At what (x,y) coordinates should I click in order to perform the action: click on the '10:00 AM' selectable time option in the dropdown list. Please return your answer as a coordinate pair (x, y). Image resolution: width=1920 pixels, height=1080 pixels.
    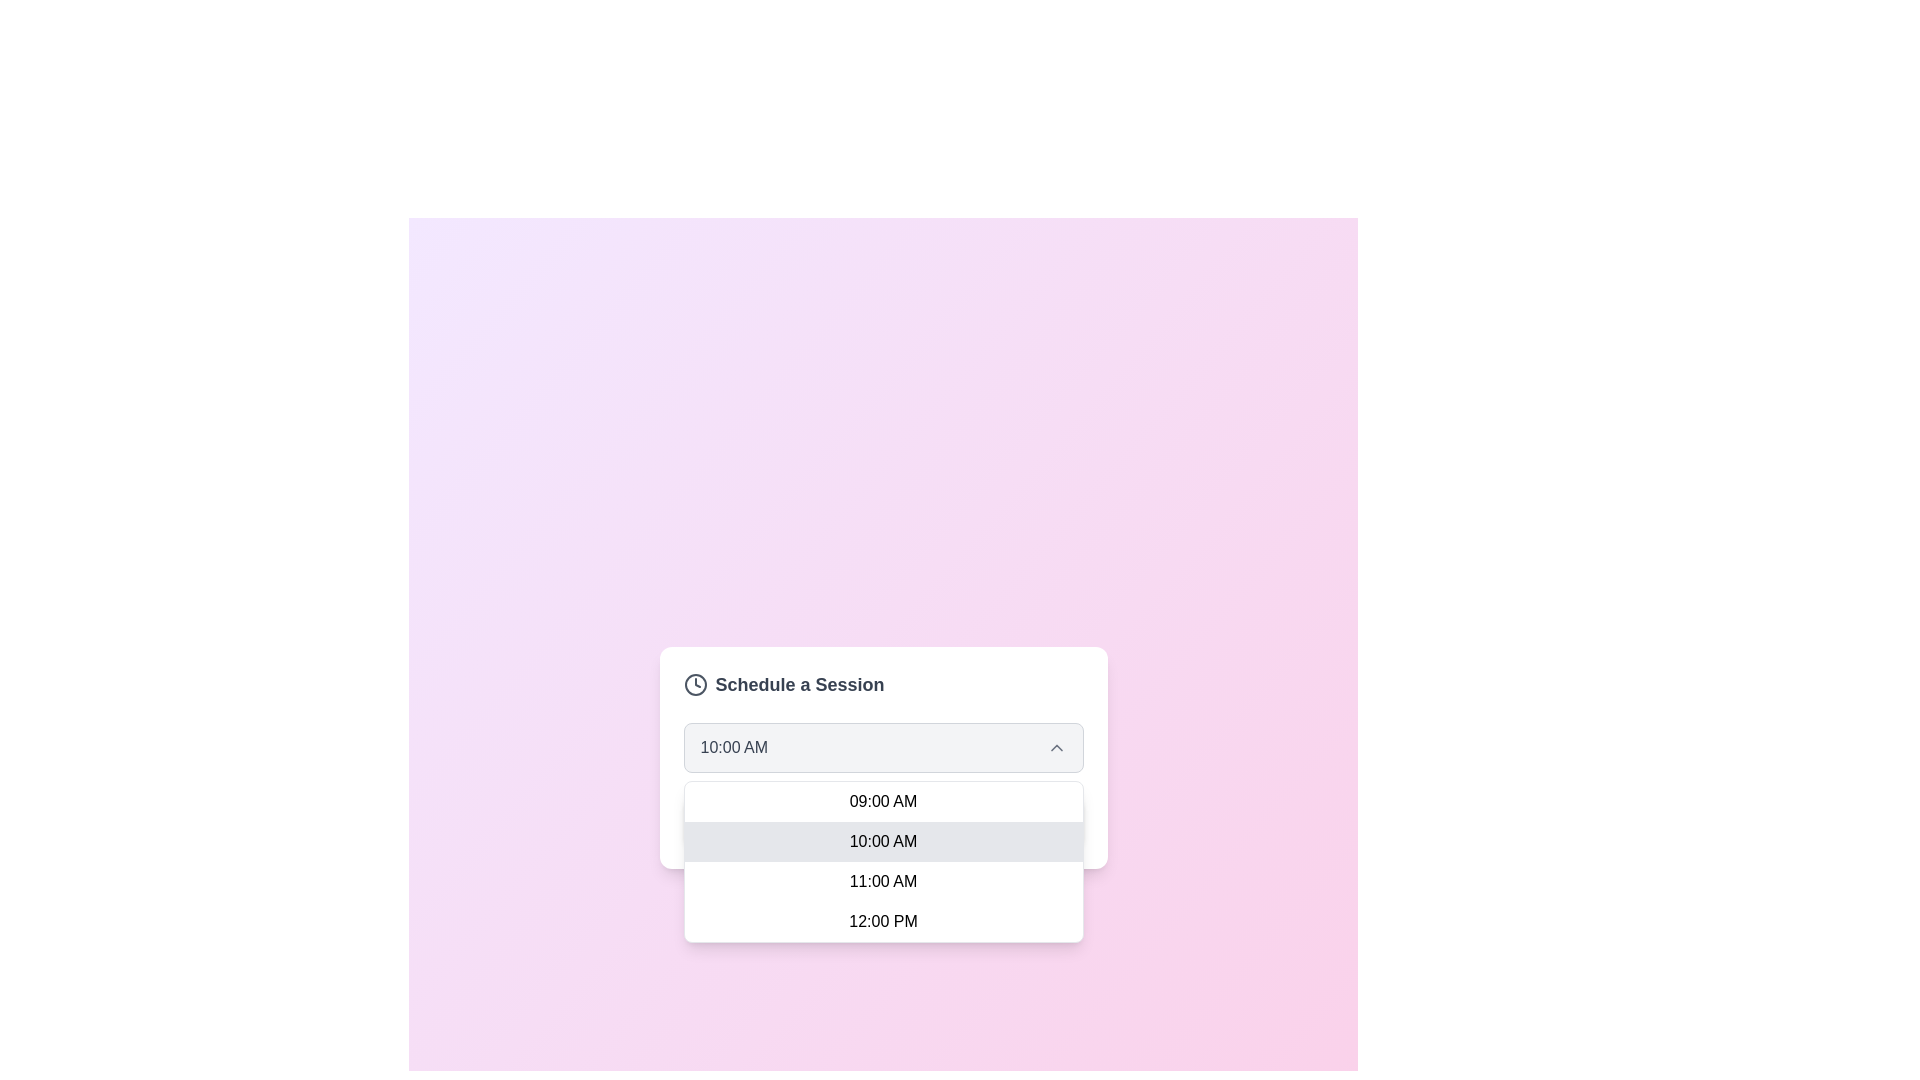
    Looking at the image, I should click on (882, 841).